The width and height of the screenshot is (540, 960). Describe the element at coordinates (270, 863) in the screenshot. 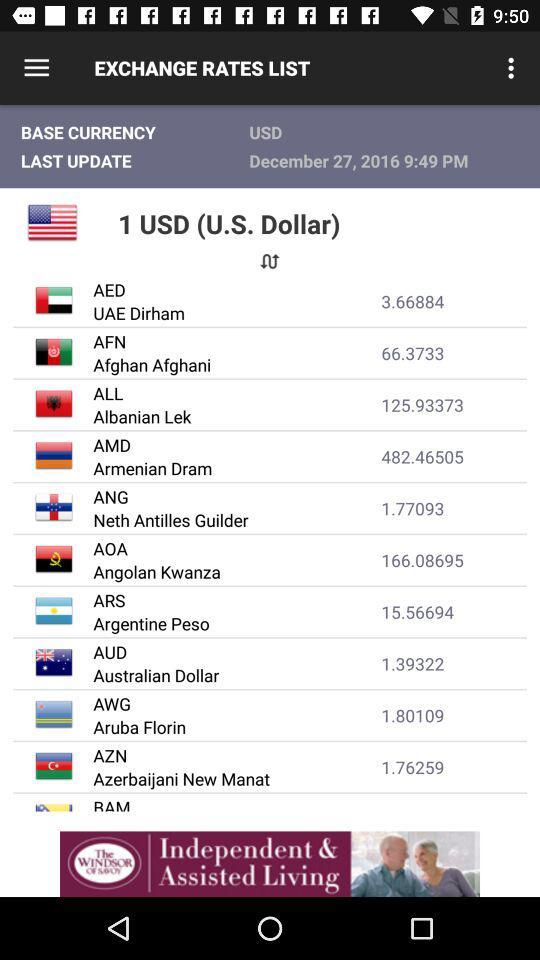

I see `advertisement banner would take off site` at that location.